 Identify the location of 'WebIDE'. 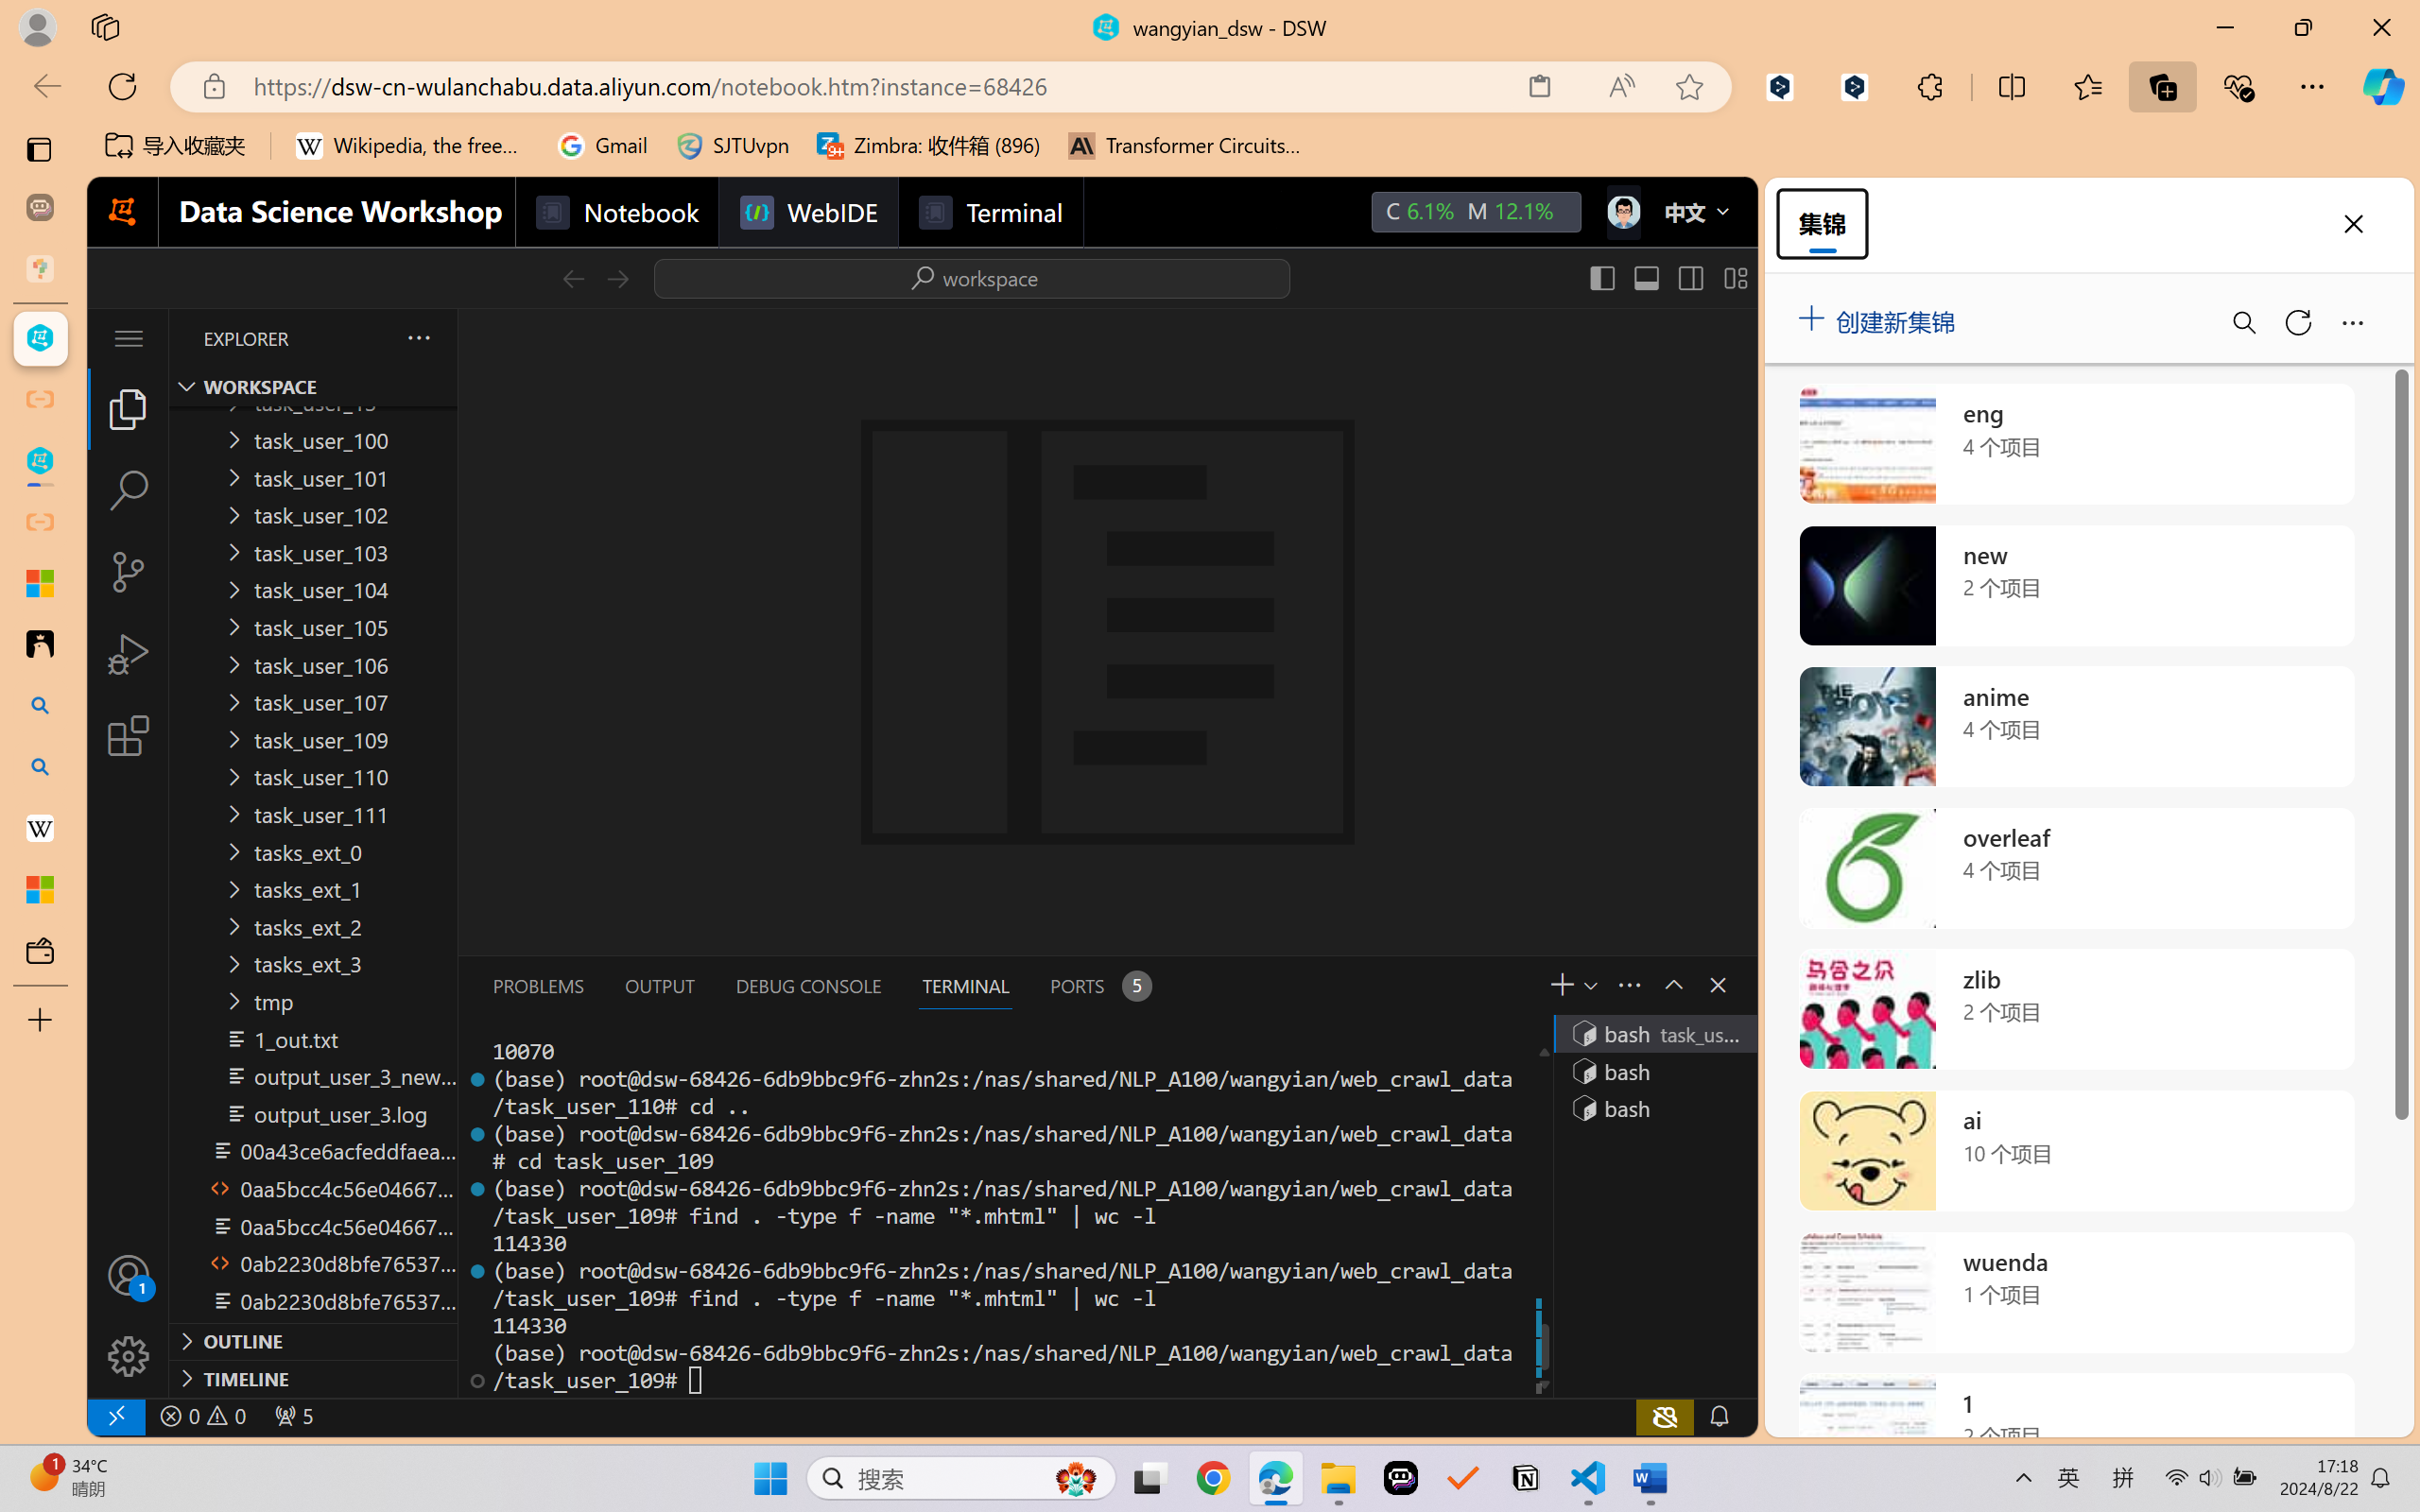
(807, 211).